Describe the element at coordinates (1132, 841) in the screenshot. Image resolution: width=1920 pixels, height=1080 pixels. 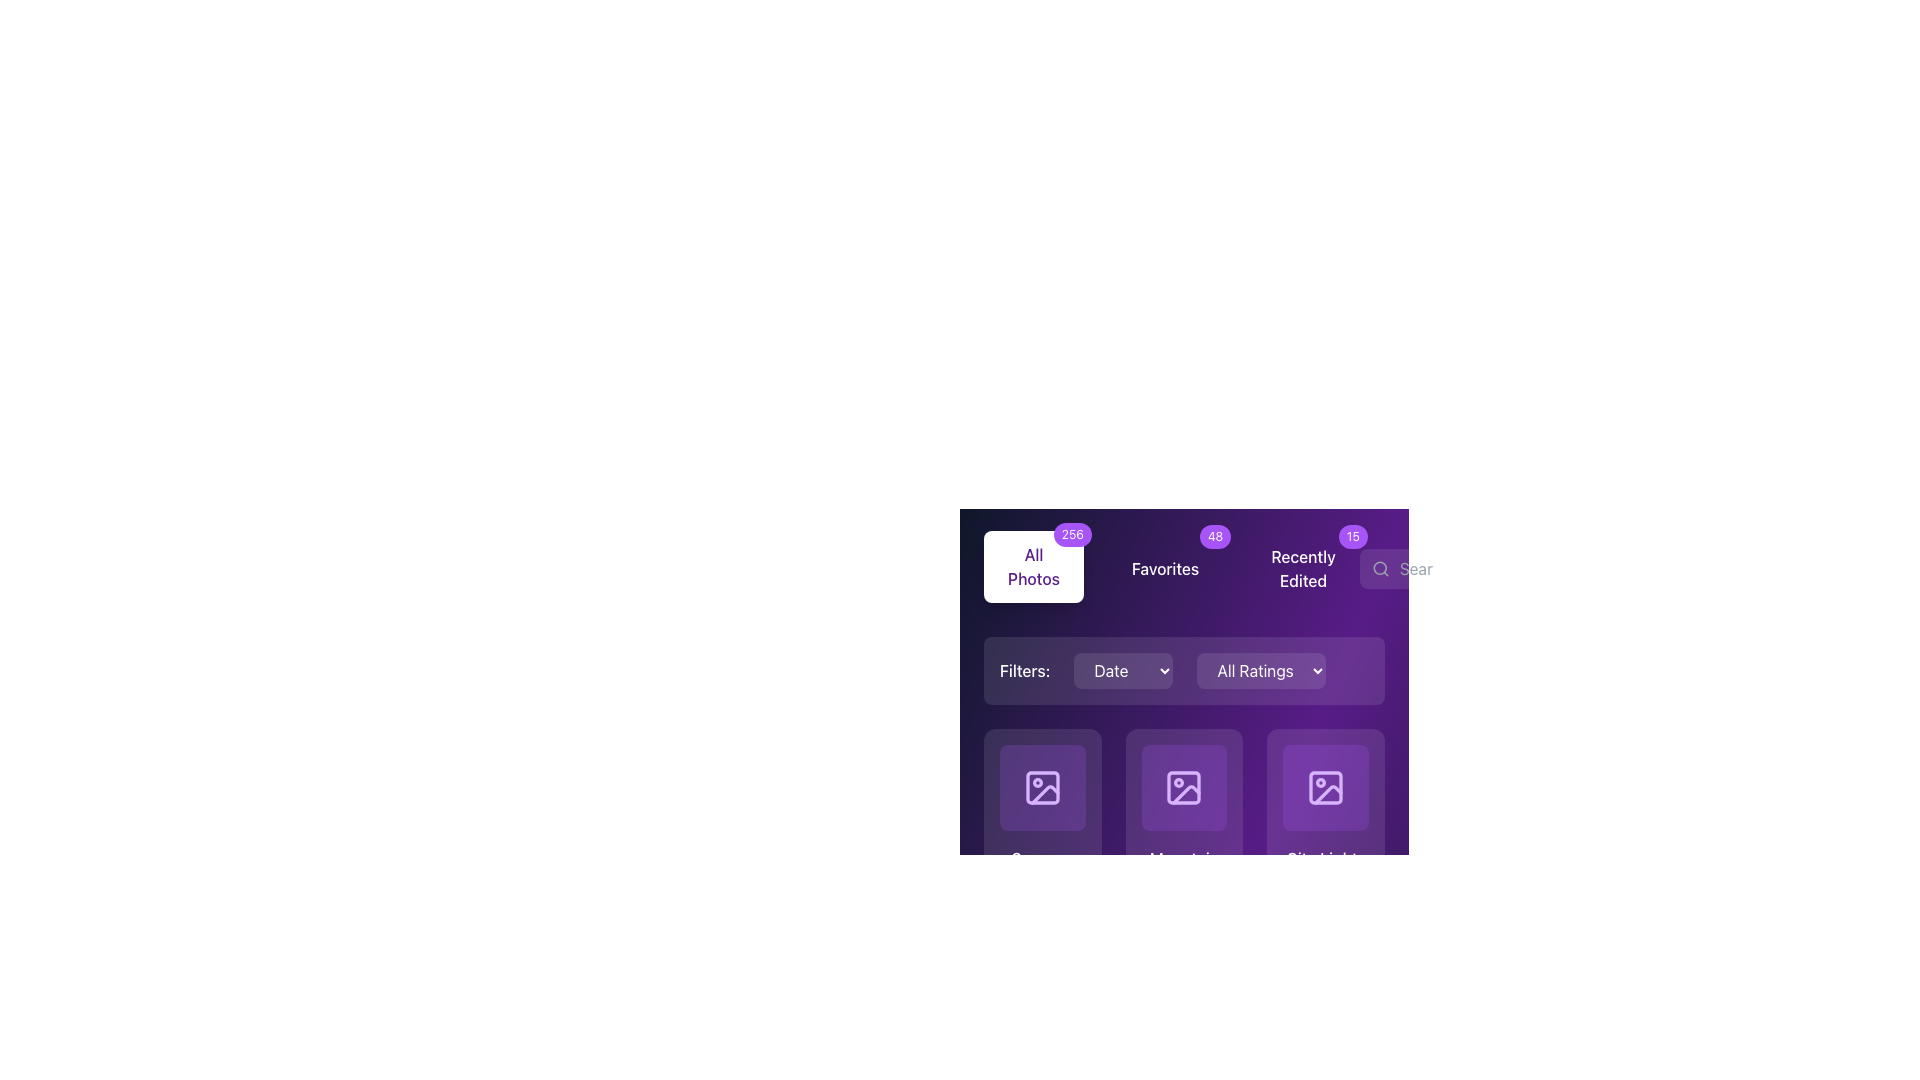
I see `the first circular button located below an image thumbnail` at that location.